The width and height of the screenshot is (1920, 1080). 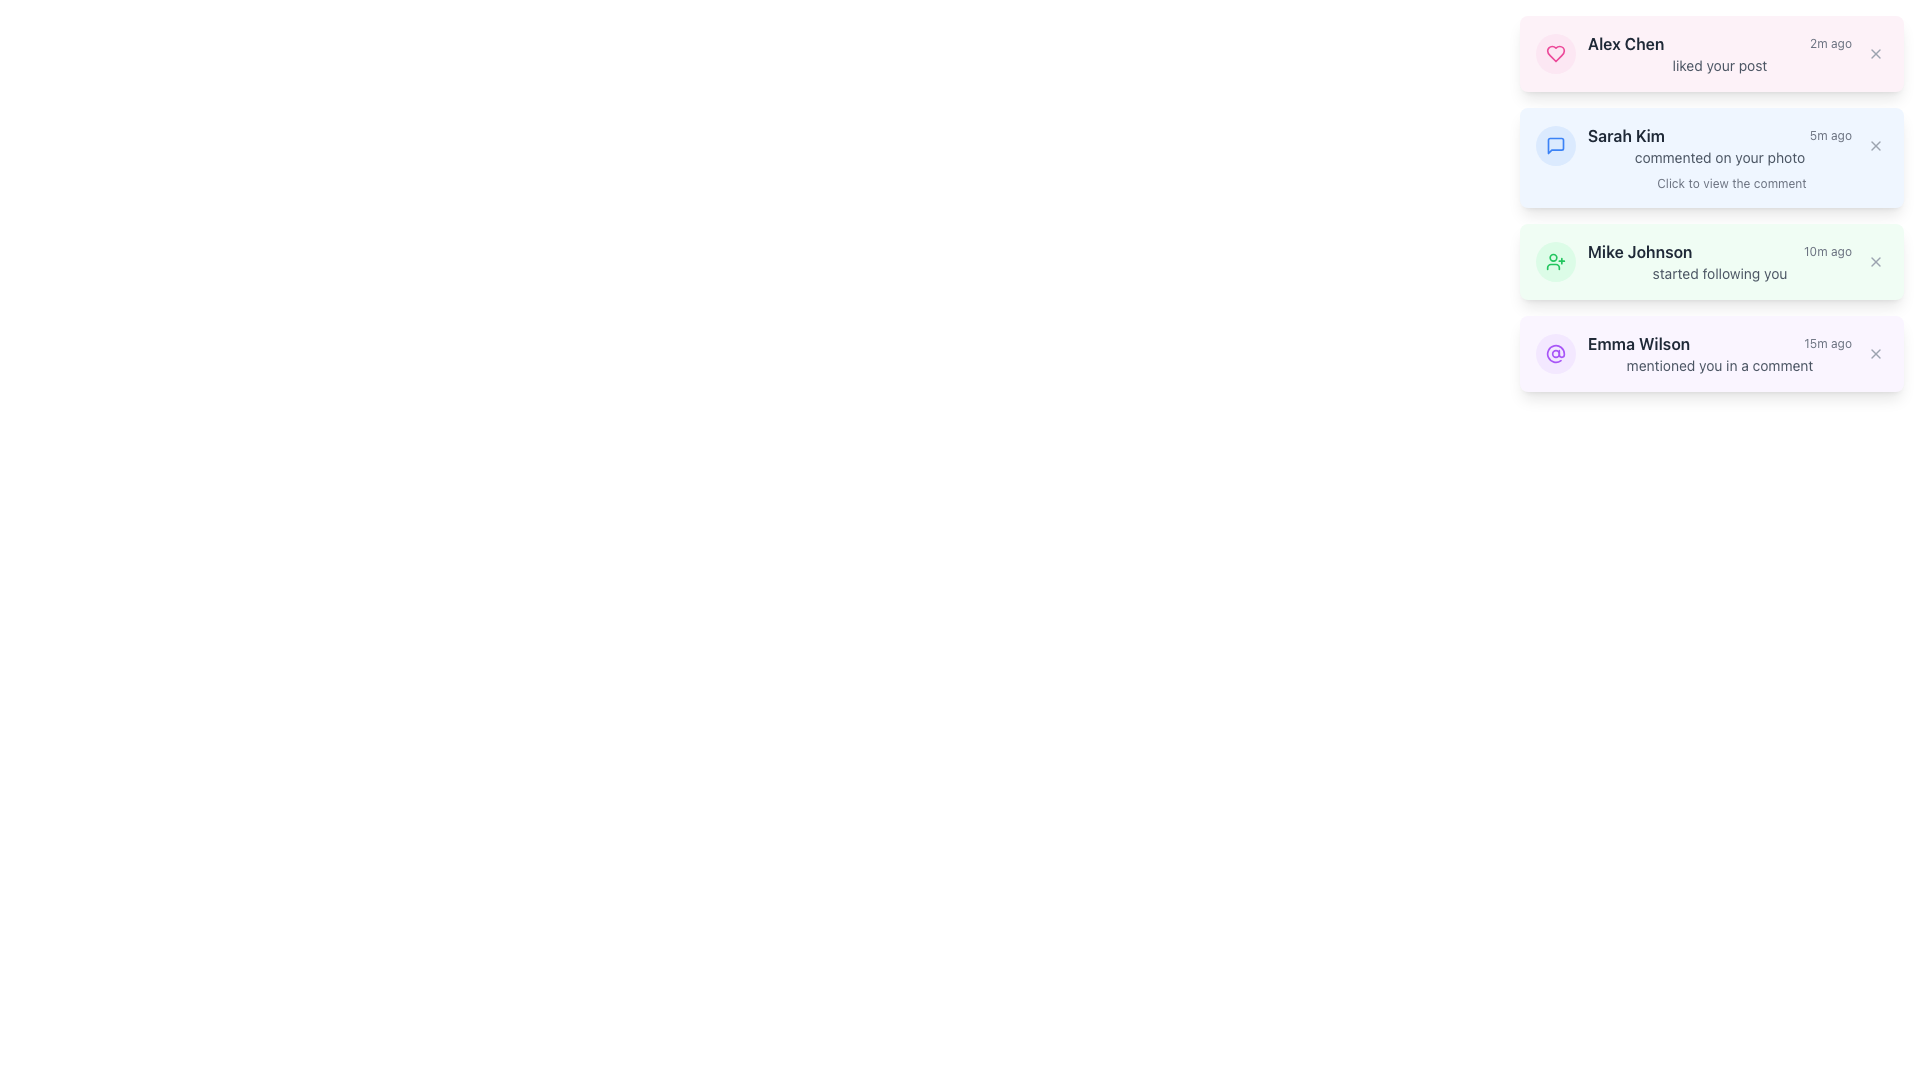 I want to click on the 'X' icon located in the top-right corner of the notification panel, so click(x=1875, y=261).